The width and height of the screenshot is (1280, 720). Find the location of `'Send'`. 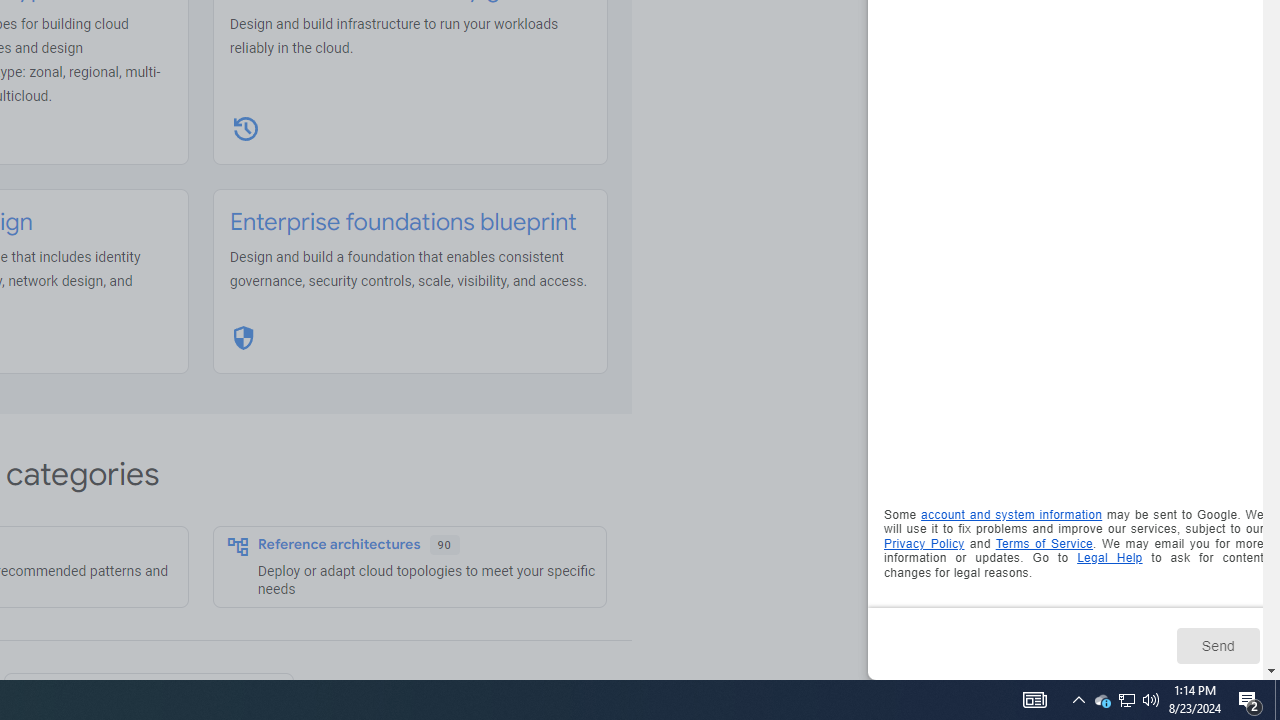

'Send' is located at coordinates (1216, 645).